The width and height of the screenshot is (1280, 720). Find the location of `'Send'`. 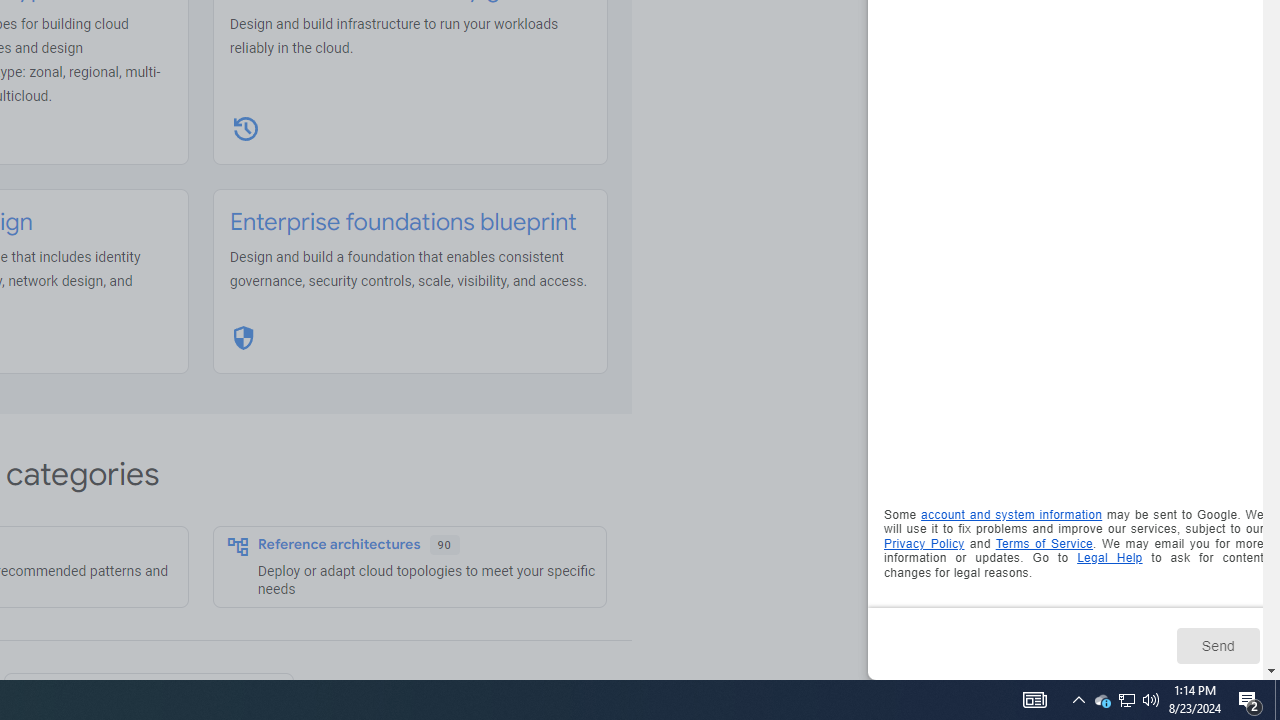

'Send' is located at coordinates (1216, 645).